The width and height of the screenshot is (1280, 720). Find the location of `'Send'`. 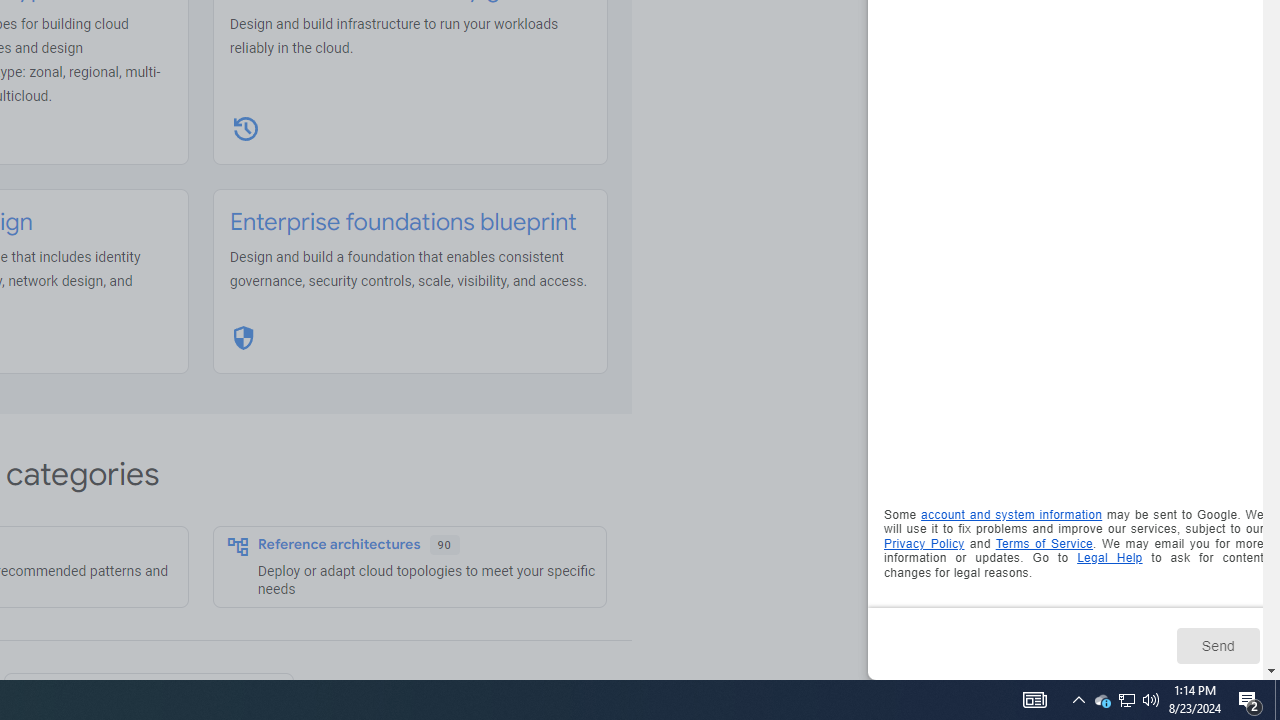

'Send' is located at coordinates (1216, 645).